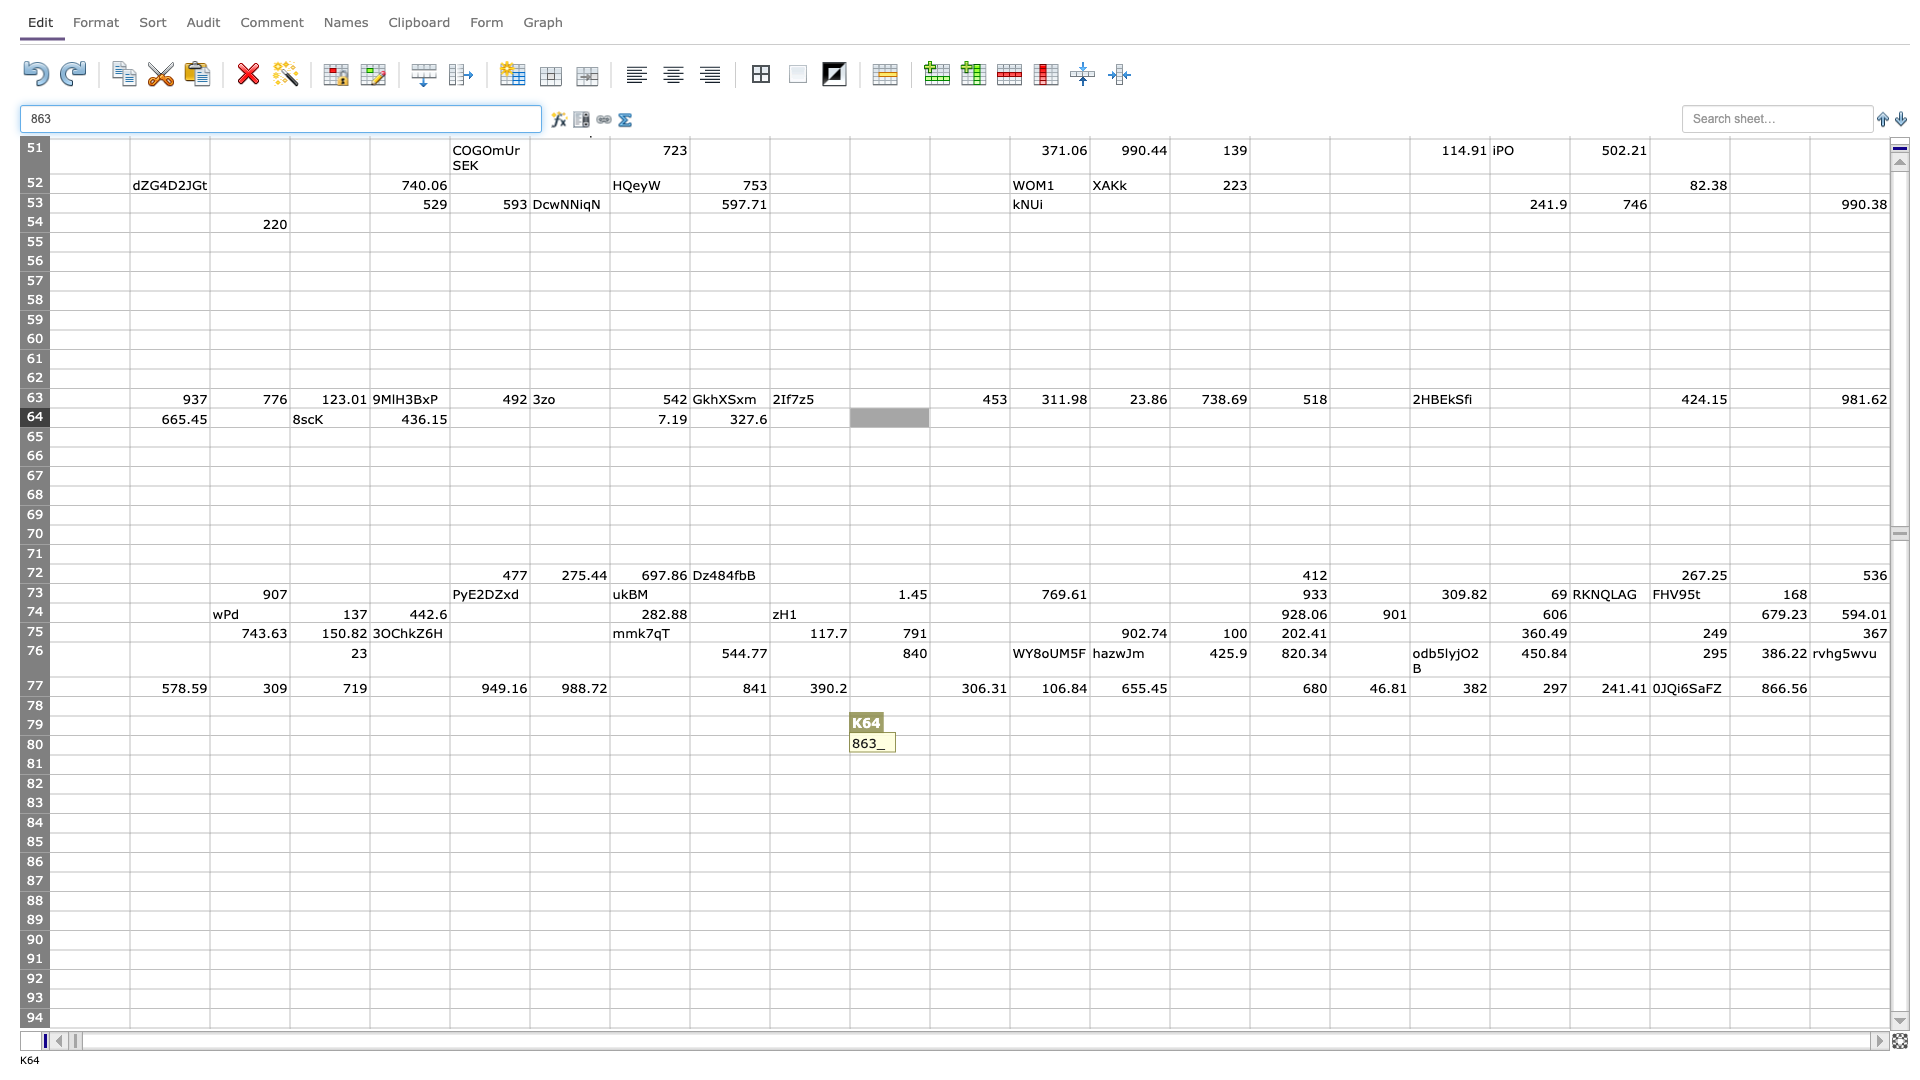 The width and height of the screenshot is (1920, 1080). What do you see at coordinates (1088, 735) in the screenshot?
I see `top left corner of N80` at bounding box center [1088, 735].